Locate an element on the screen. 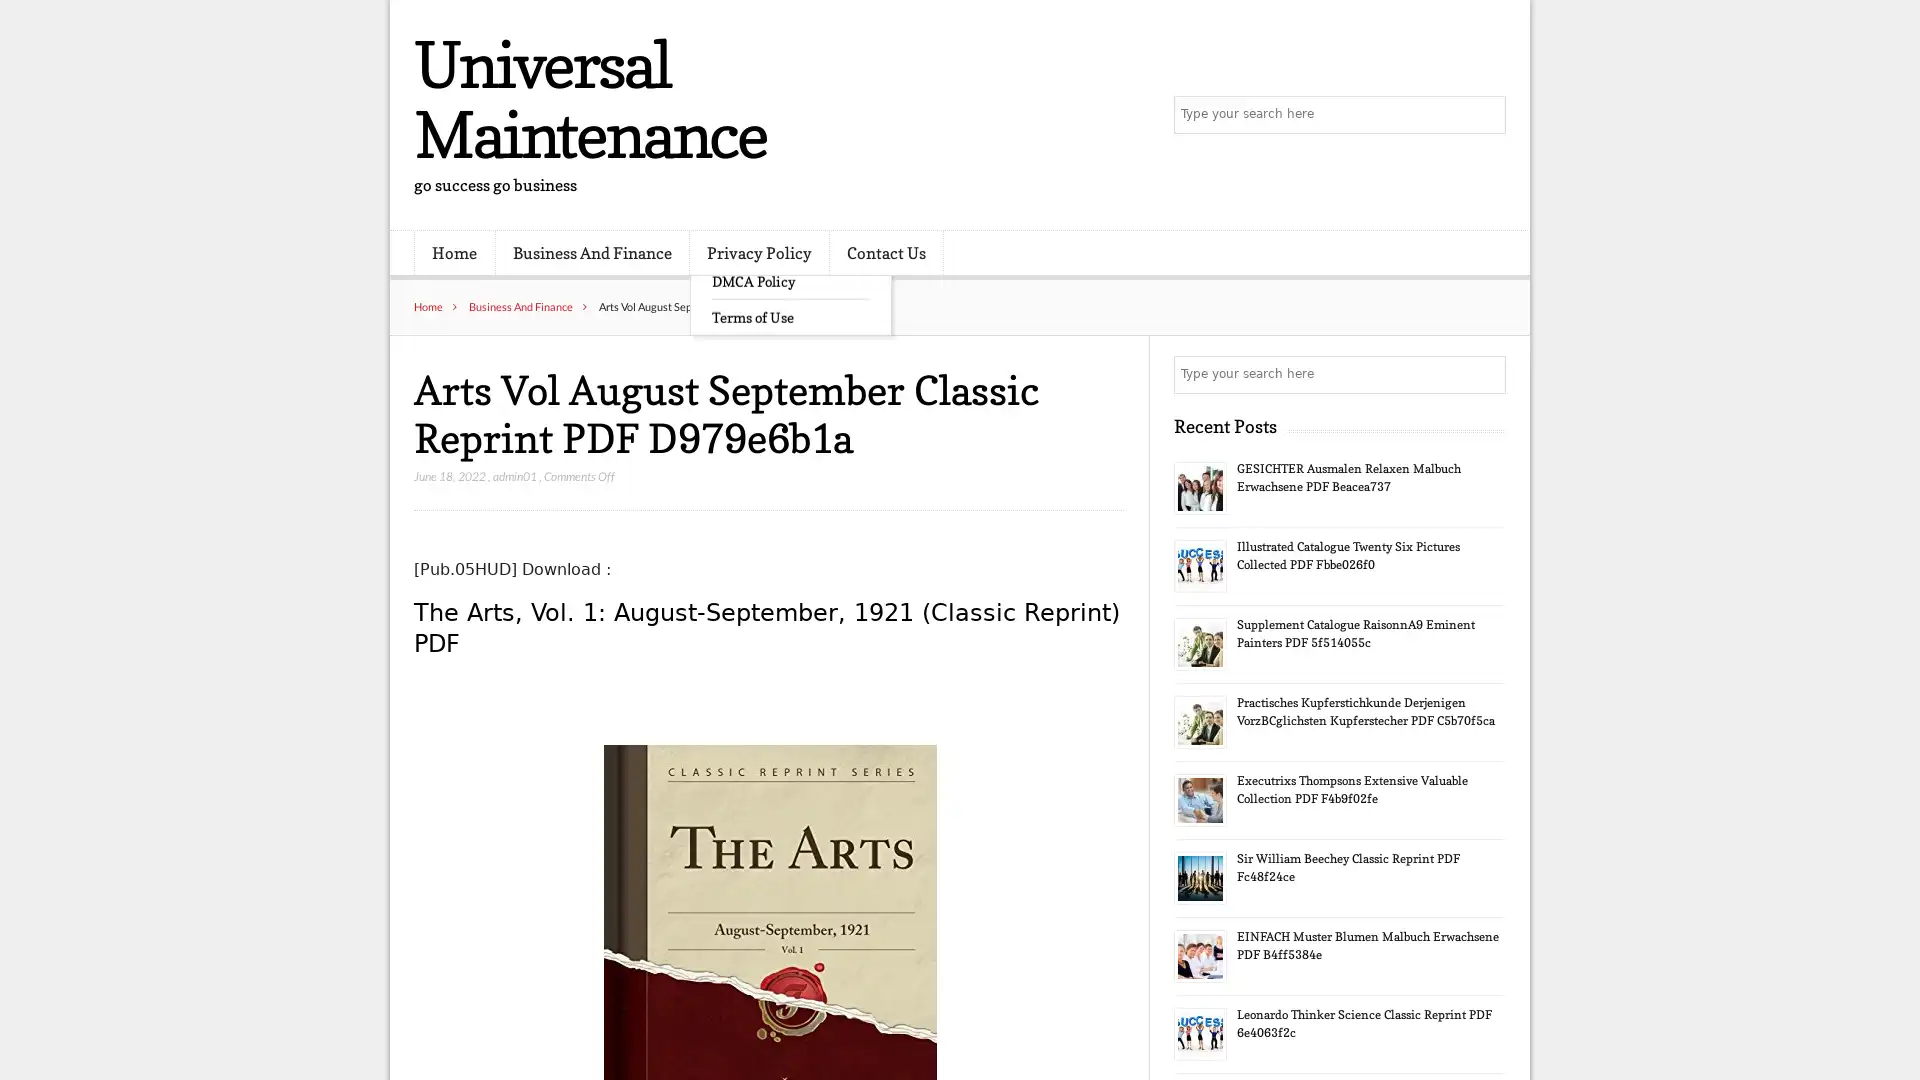 Image resolution: width=1920 pixels, height=1080 pixels. Search is located at coordinates (1485, 374).